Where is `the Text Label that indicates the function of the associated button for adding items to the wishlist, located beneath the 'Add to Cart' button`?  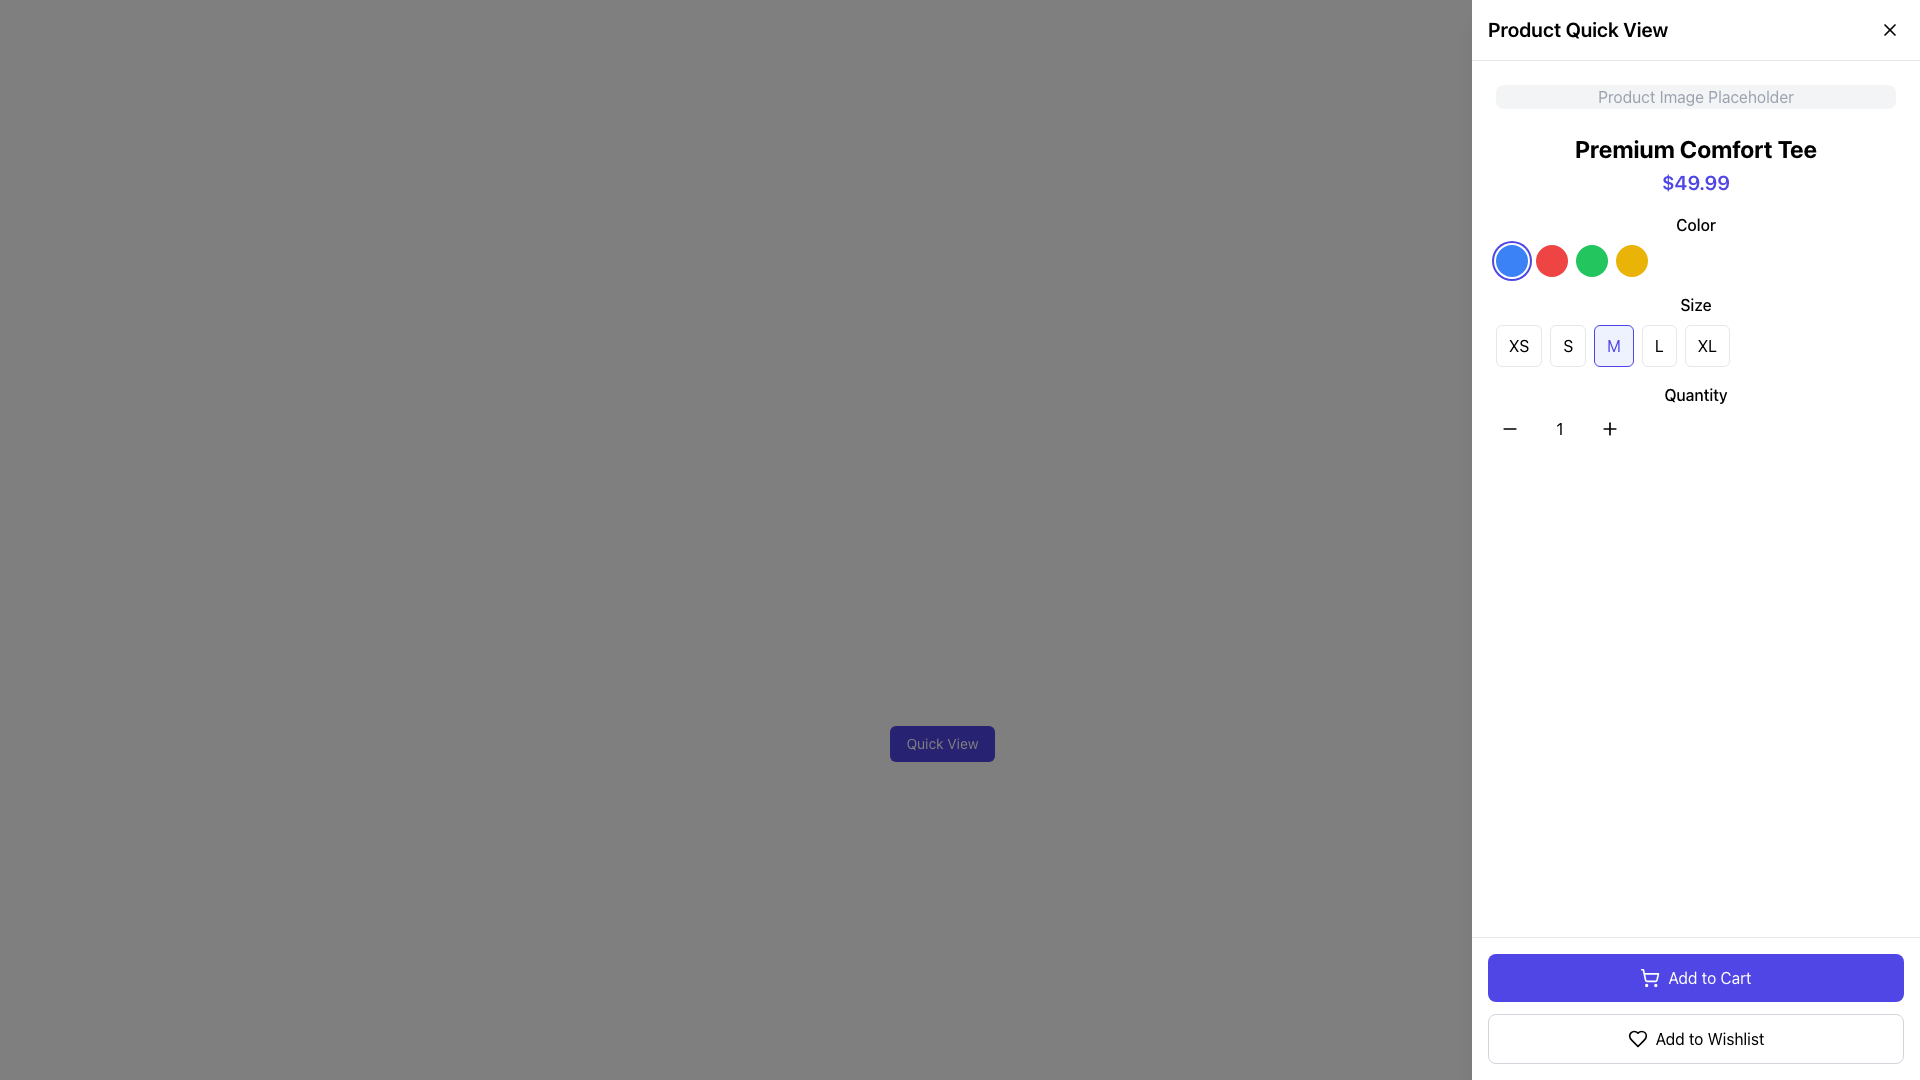
the Text Label that indicates the function of the associated button for adding items to the wishlist, located beneath the 'Add to Cart' button is located at coordinates (1708, 1037).